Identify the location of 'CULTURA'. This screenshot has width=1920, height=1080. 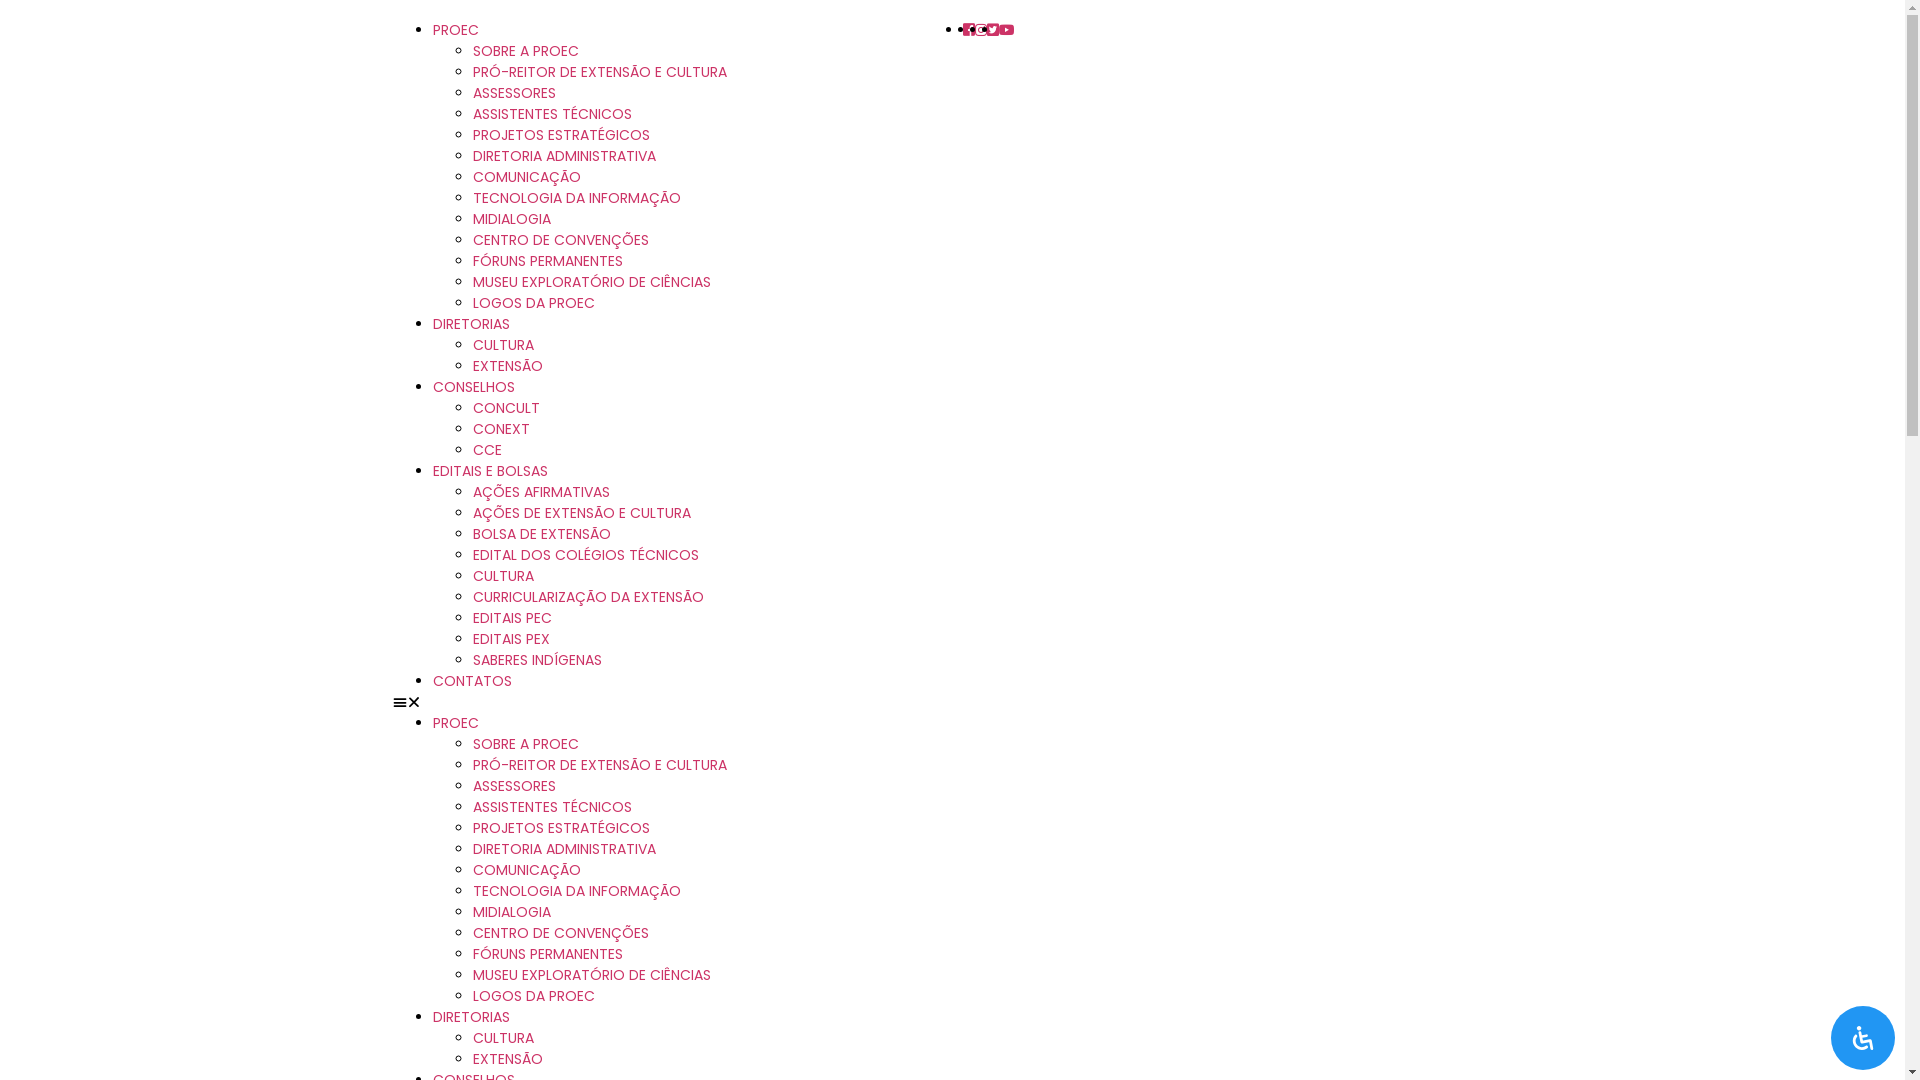
(502, 575).